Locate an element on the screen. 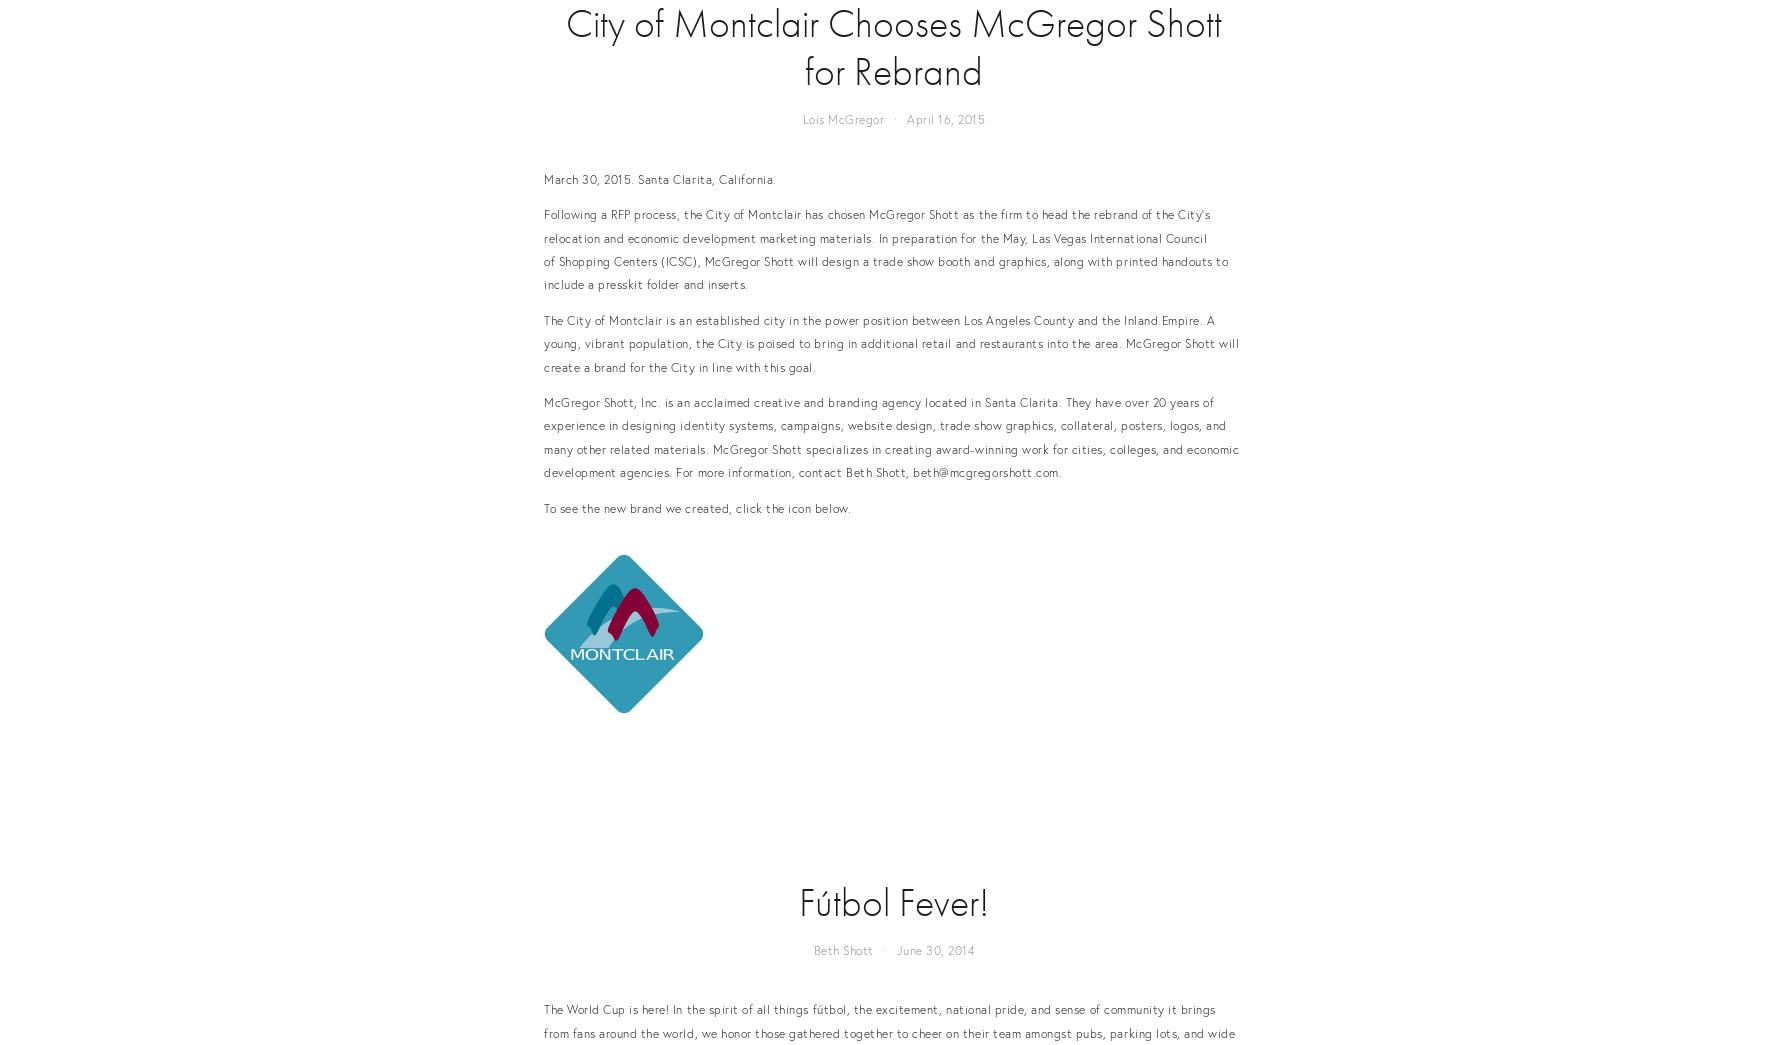 The width and height of the screenshot is (1788, 1045). 'Following a RFP process, the City of Montclair has chosen McGregor Shott as the firm to head the rebrand of the City's relocation and economic development marketing materials. In preparation for the May, Las Vegas International Council of Shopping Centers (ICSC), McGregor Shott will design a trade show booth and graphics, along with printed handouts to include a presskit folder and inserts.' is located at coordinates (884, 248).